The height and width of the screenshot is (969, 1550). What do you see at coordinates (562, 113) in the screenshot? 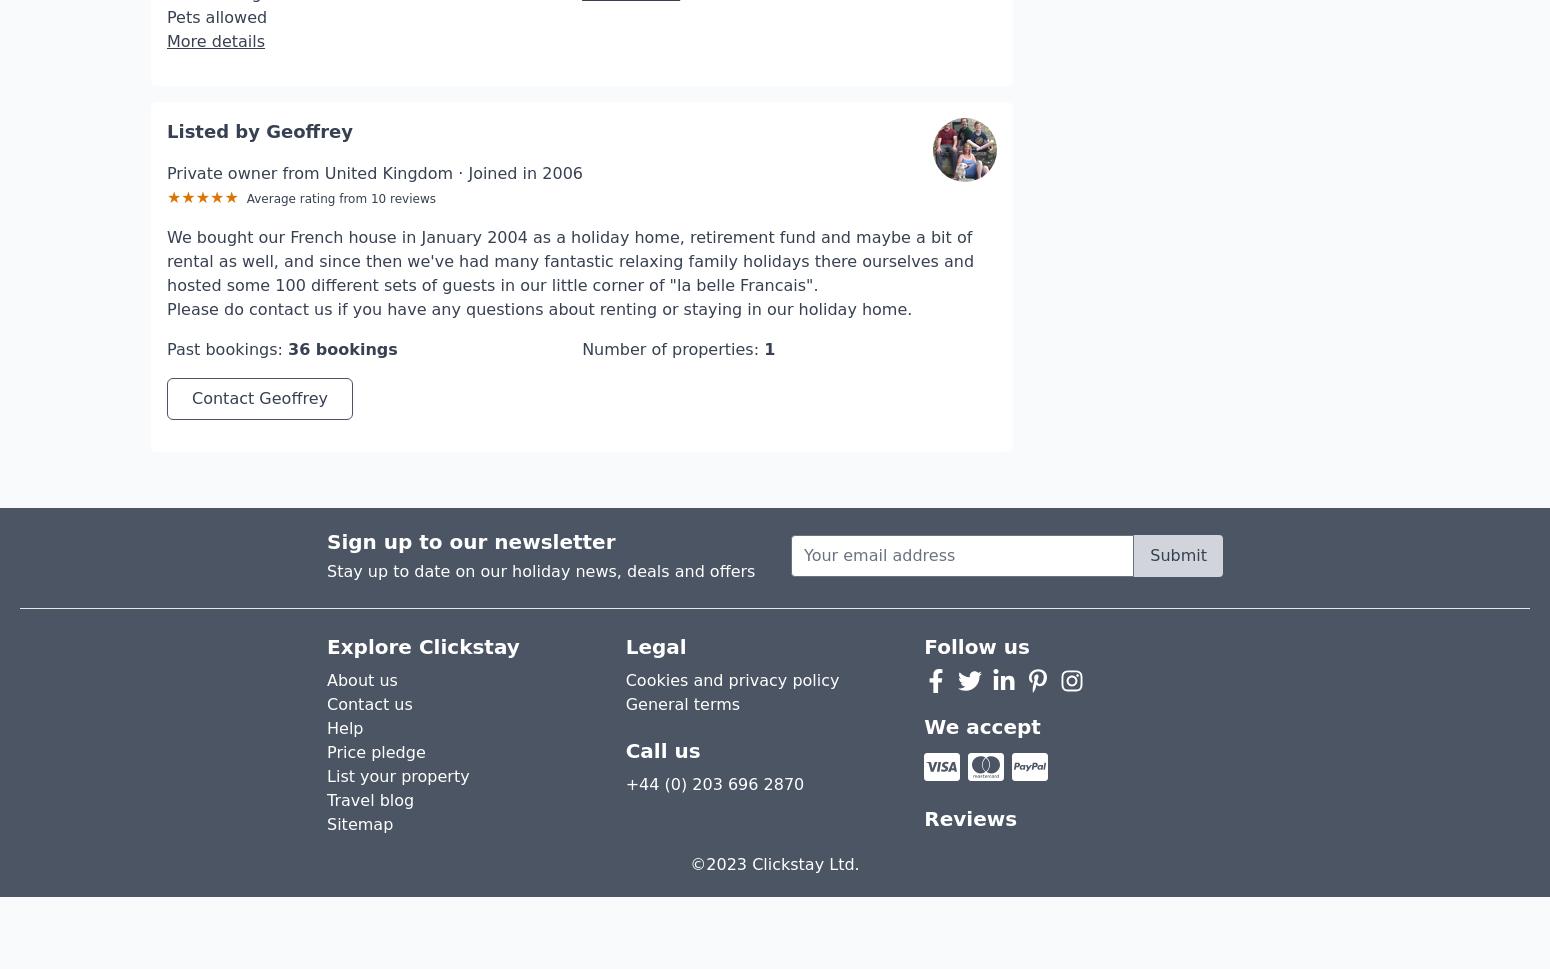
I see `'2006'` at bounding box center [562, 113].